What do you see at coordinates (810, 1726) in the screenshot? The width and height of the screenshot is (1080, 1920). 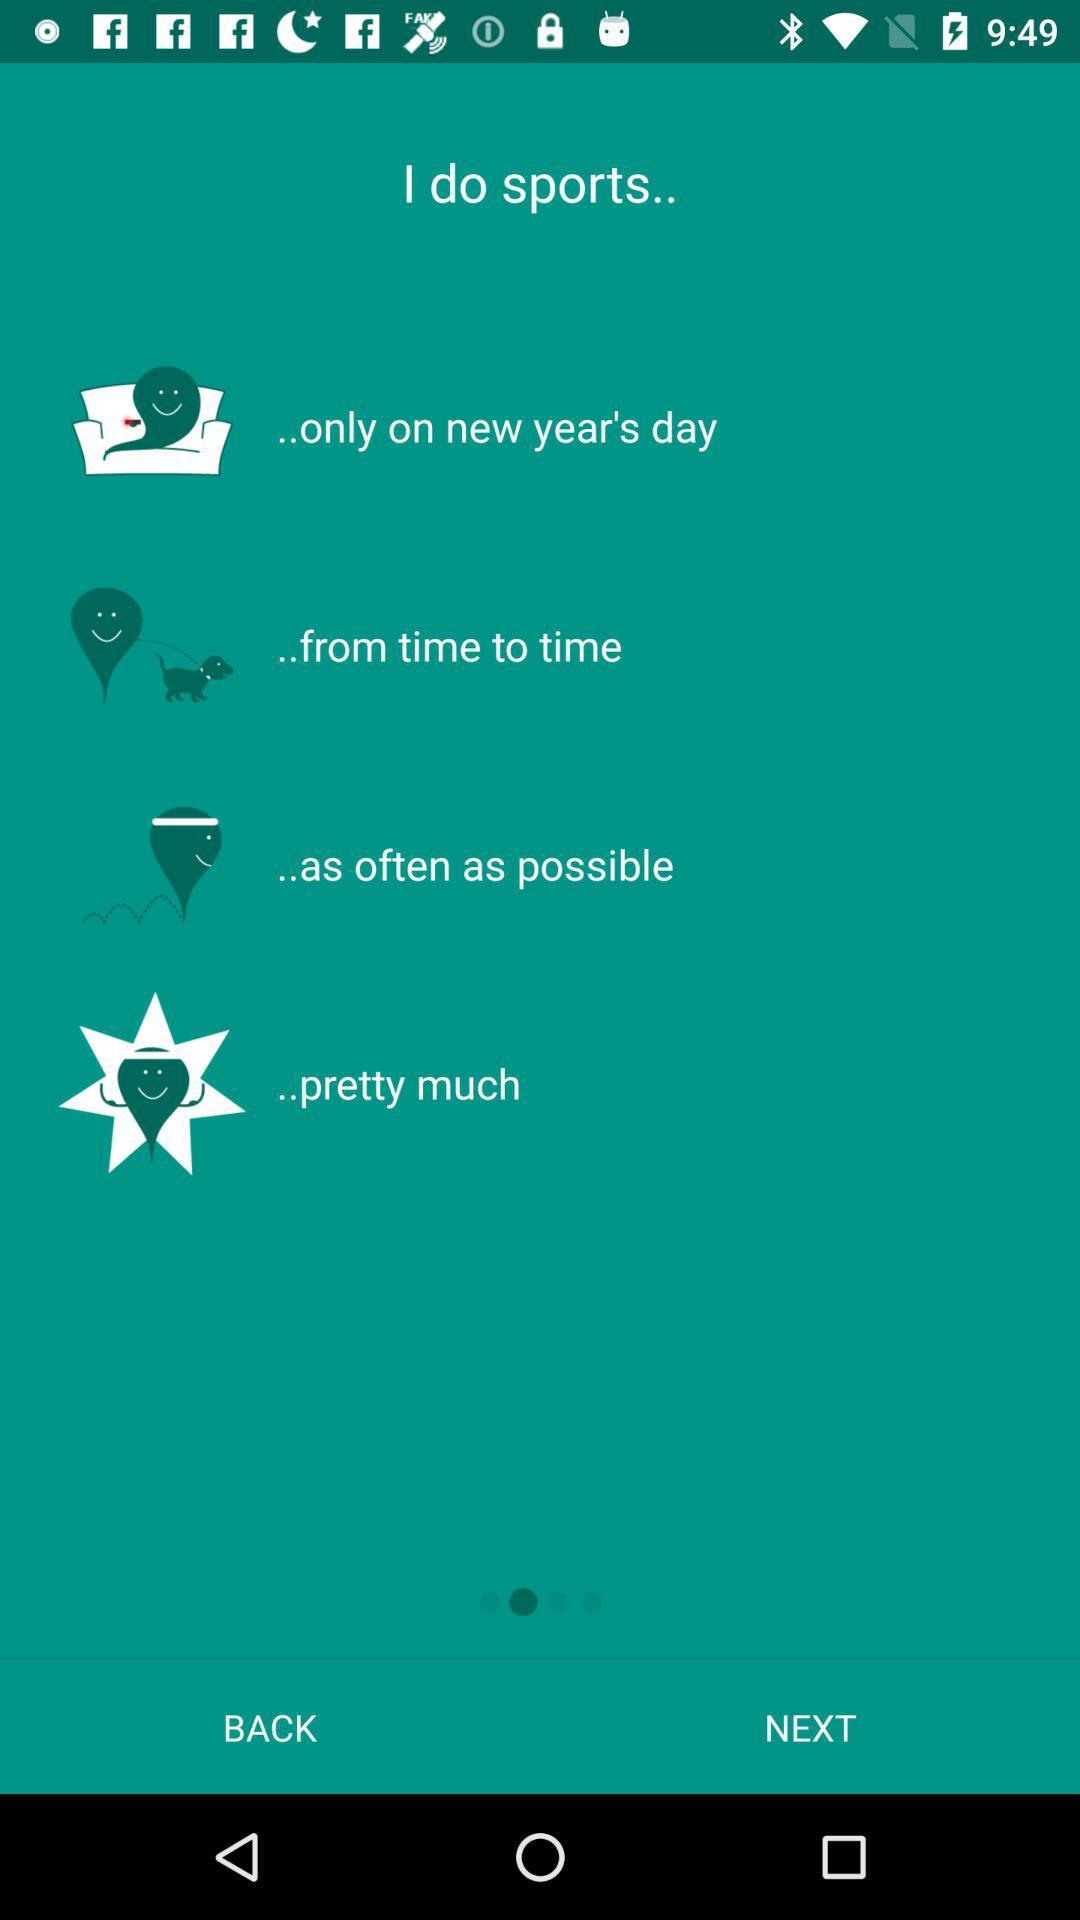 I see `the next` at bounding box center [810, 1726].